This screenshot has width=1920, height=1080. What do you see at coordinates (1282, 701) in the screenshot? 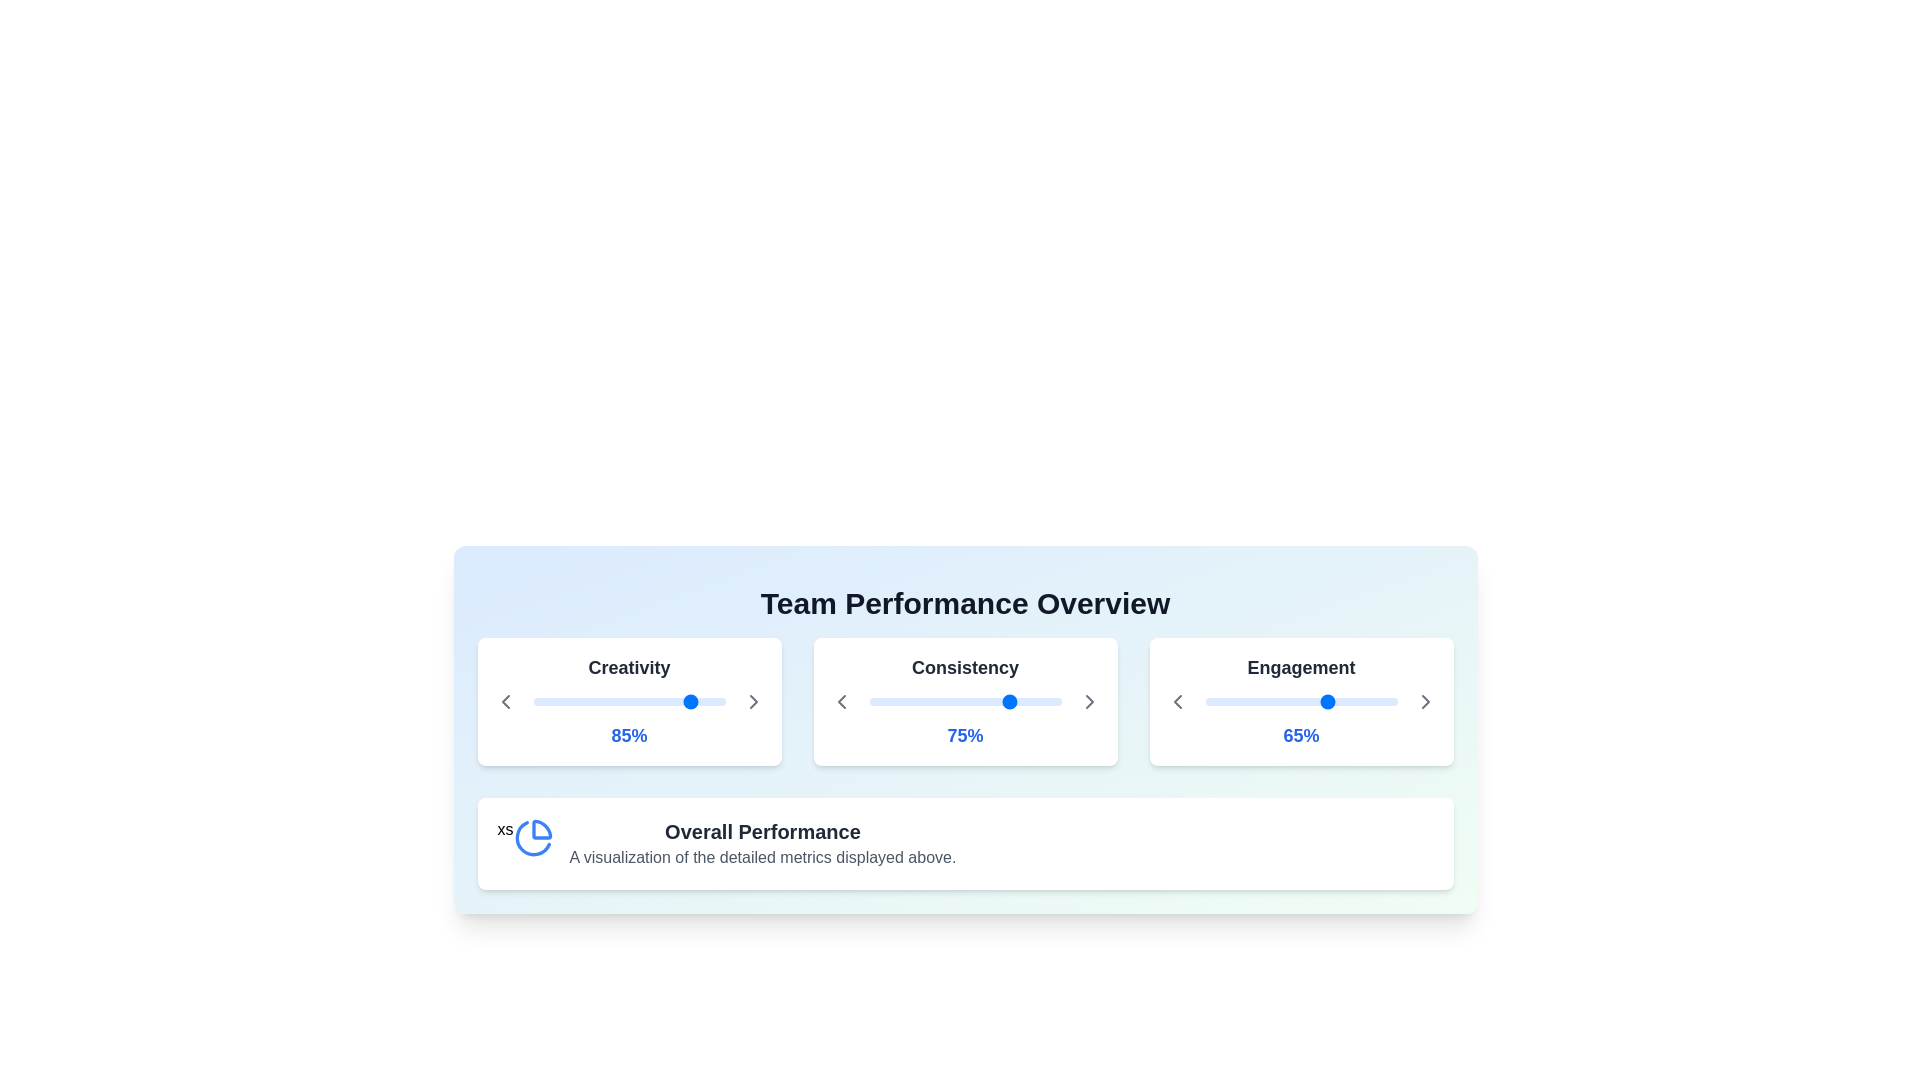
I see `the Engagement slider` at bounding box center [1282, 701].